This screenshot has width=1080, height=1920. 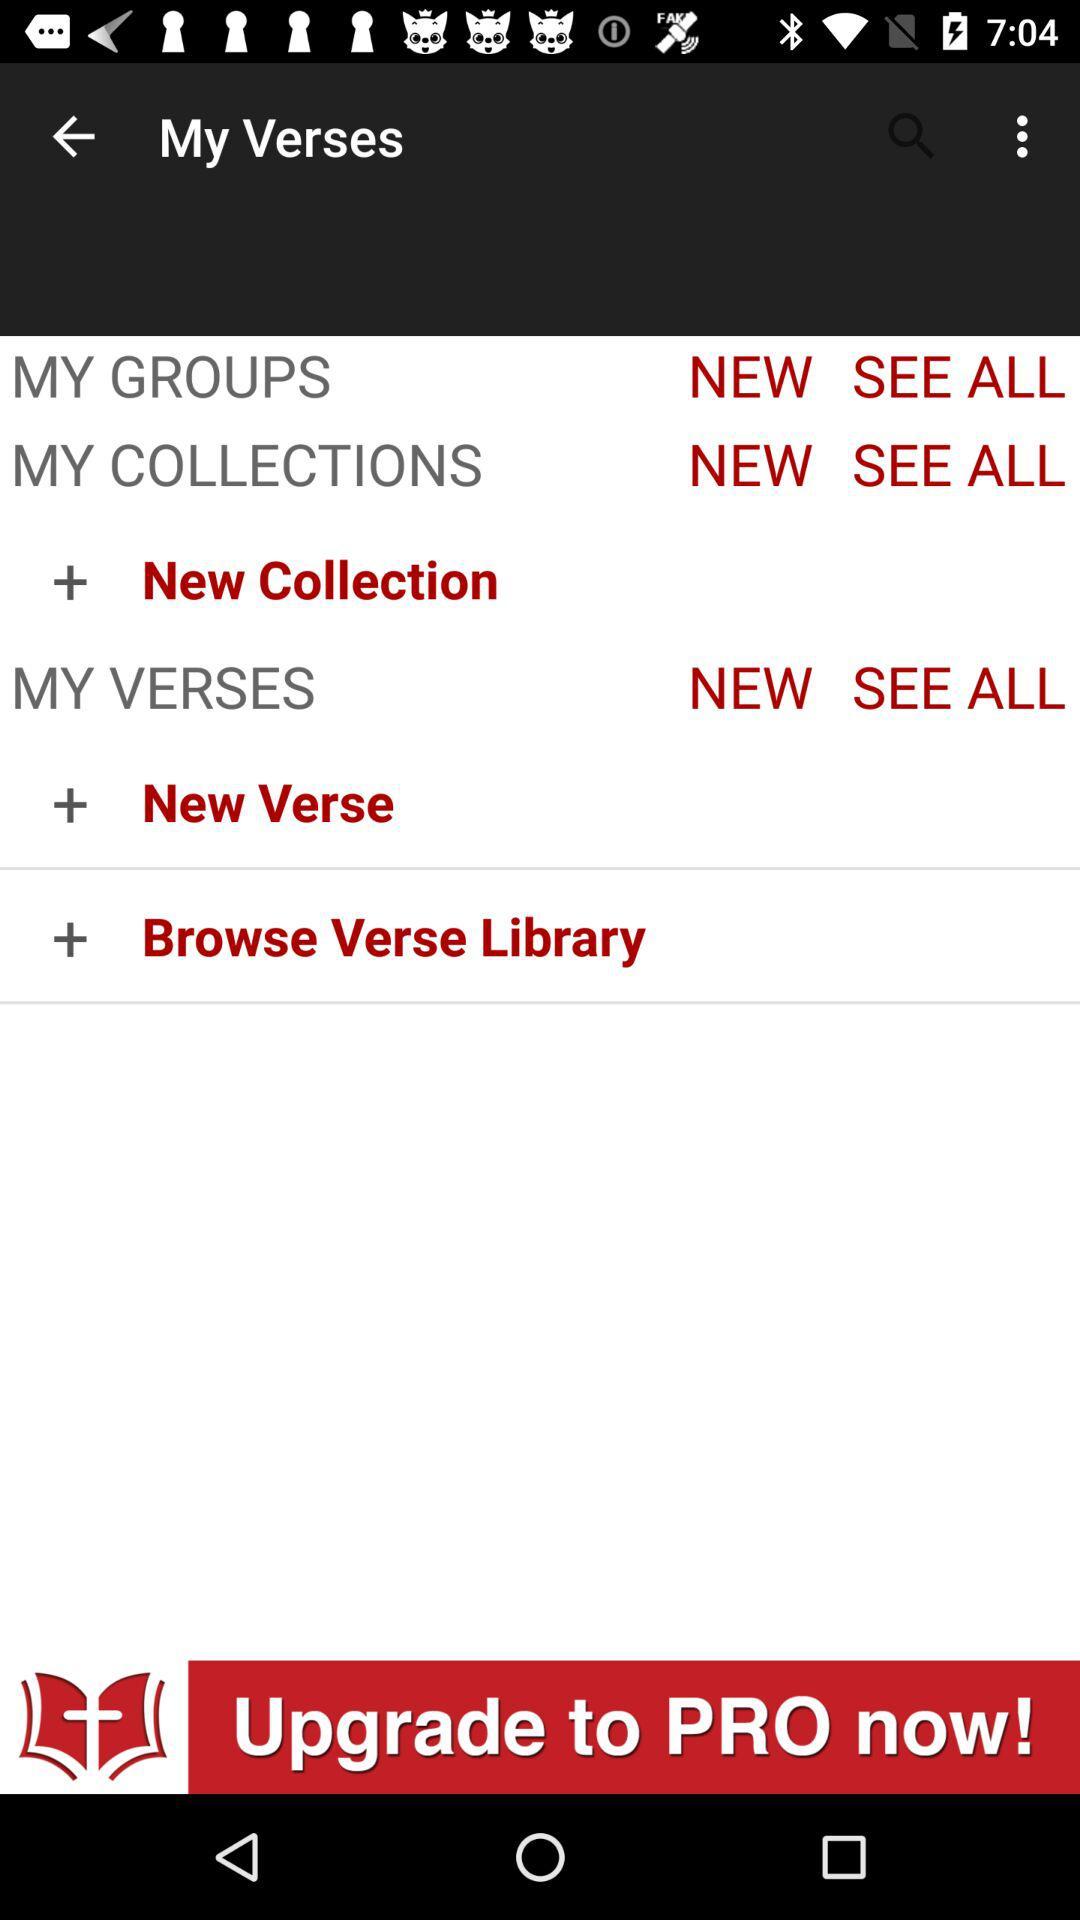 What do you see at coordinates (609, 577) in the screenshot?
I see `the item above the my verses app` at bounding box center [609, 577].